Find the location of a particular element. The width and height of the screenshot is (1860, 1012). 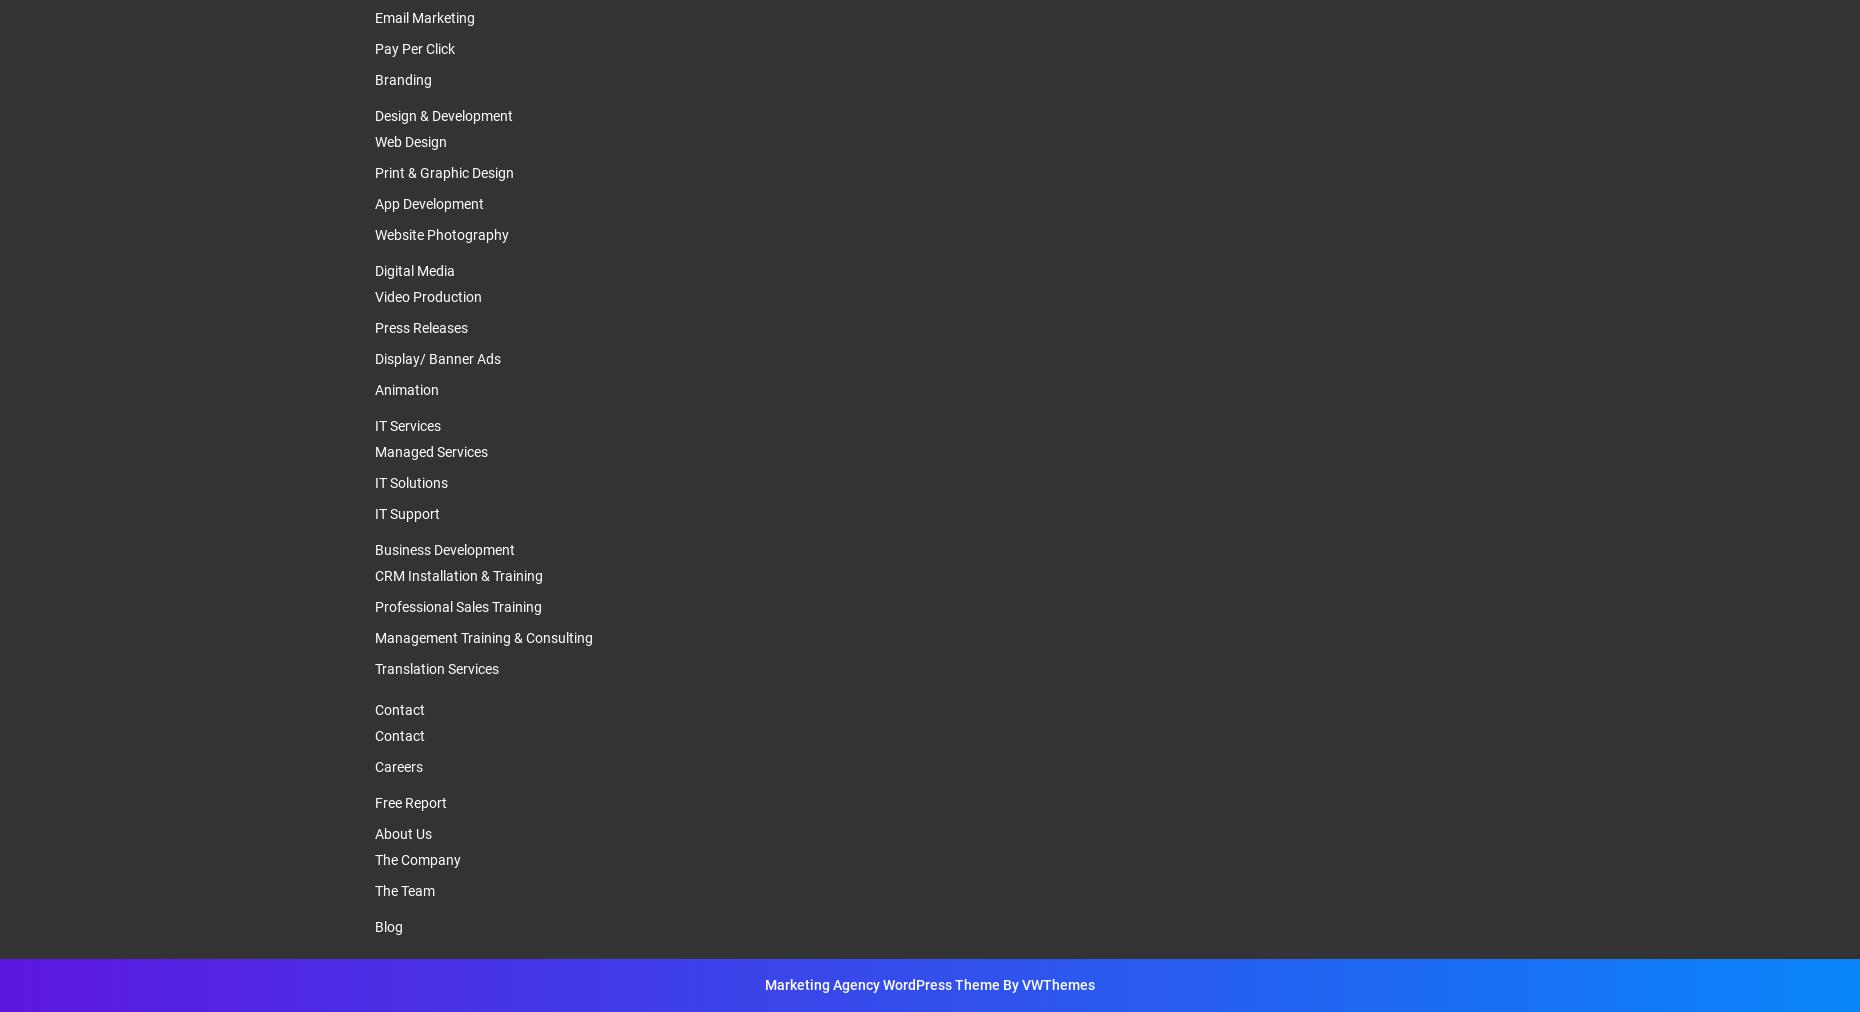

'Press Releases' is located at coordinates (421, 326).